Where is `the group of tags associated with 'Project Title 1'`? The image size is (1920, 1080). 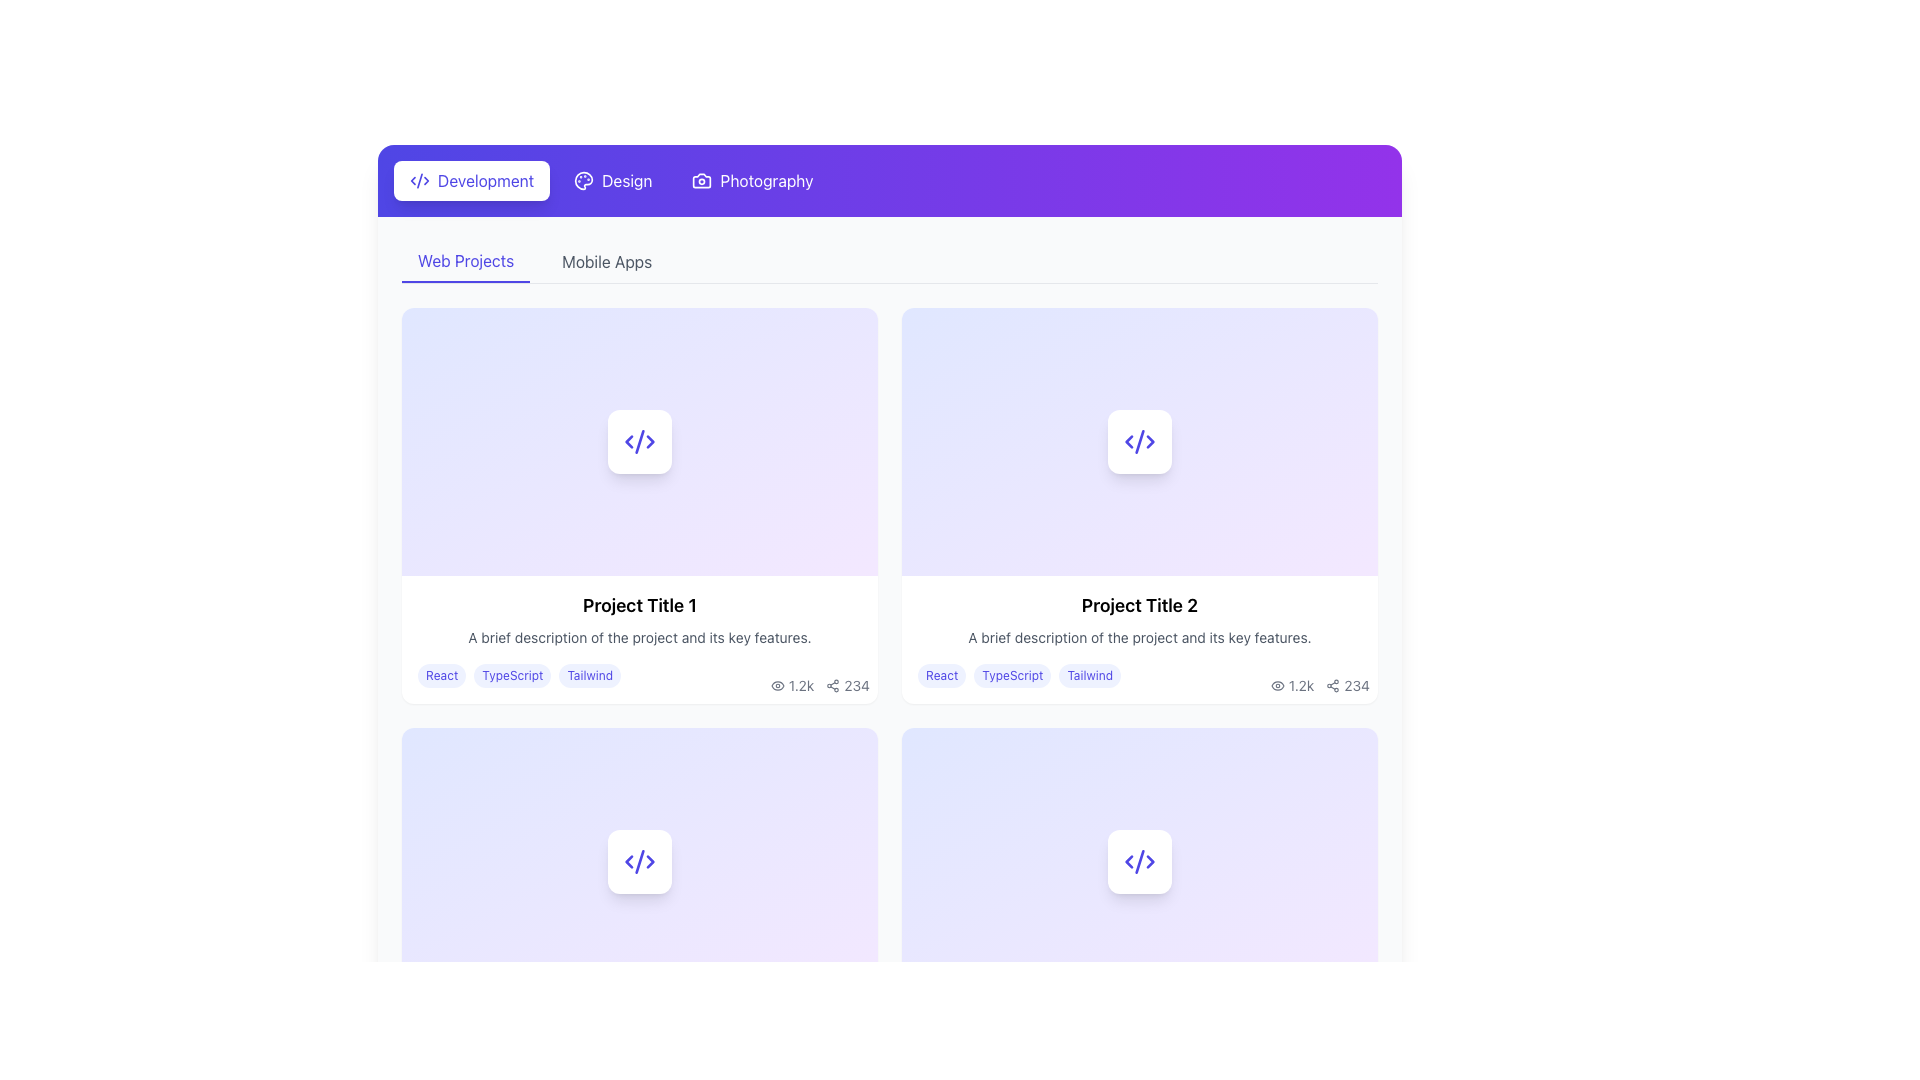
the group of tags associated with 'Project Title 1' is located at coordinates (638, 675).